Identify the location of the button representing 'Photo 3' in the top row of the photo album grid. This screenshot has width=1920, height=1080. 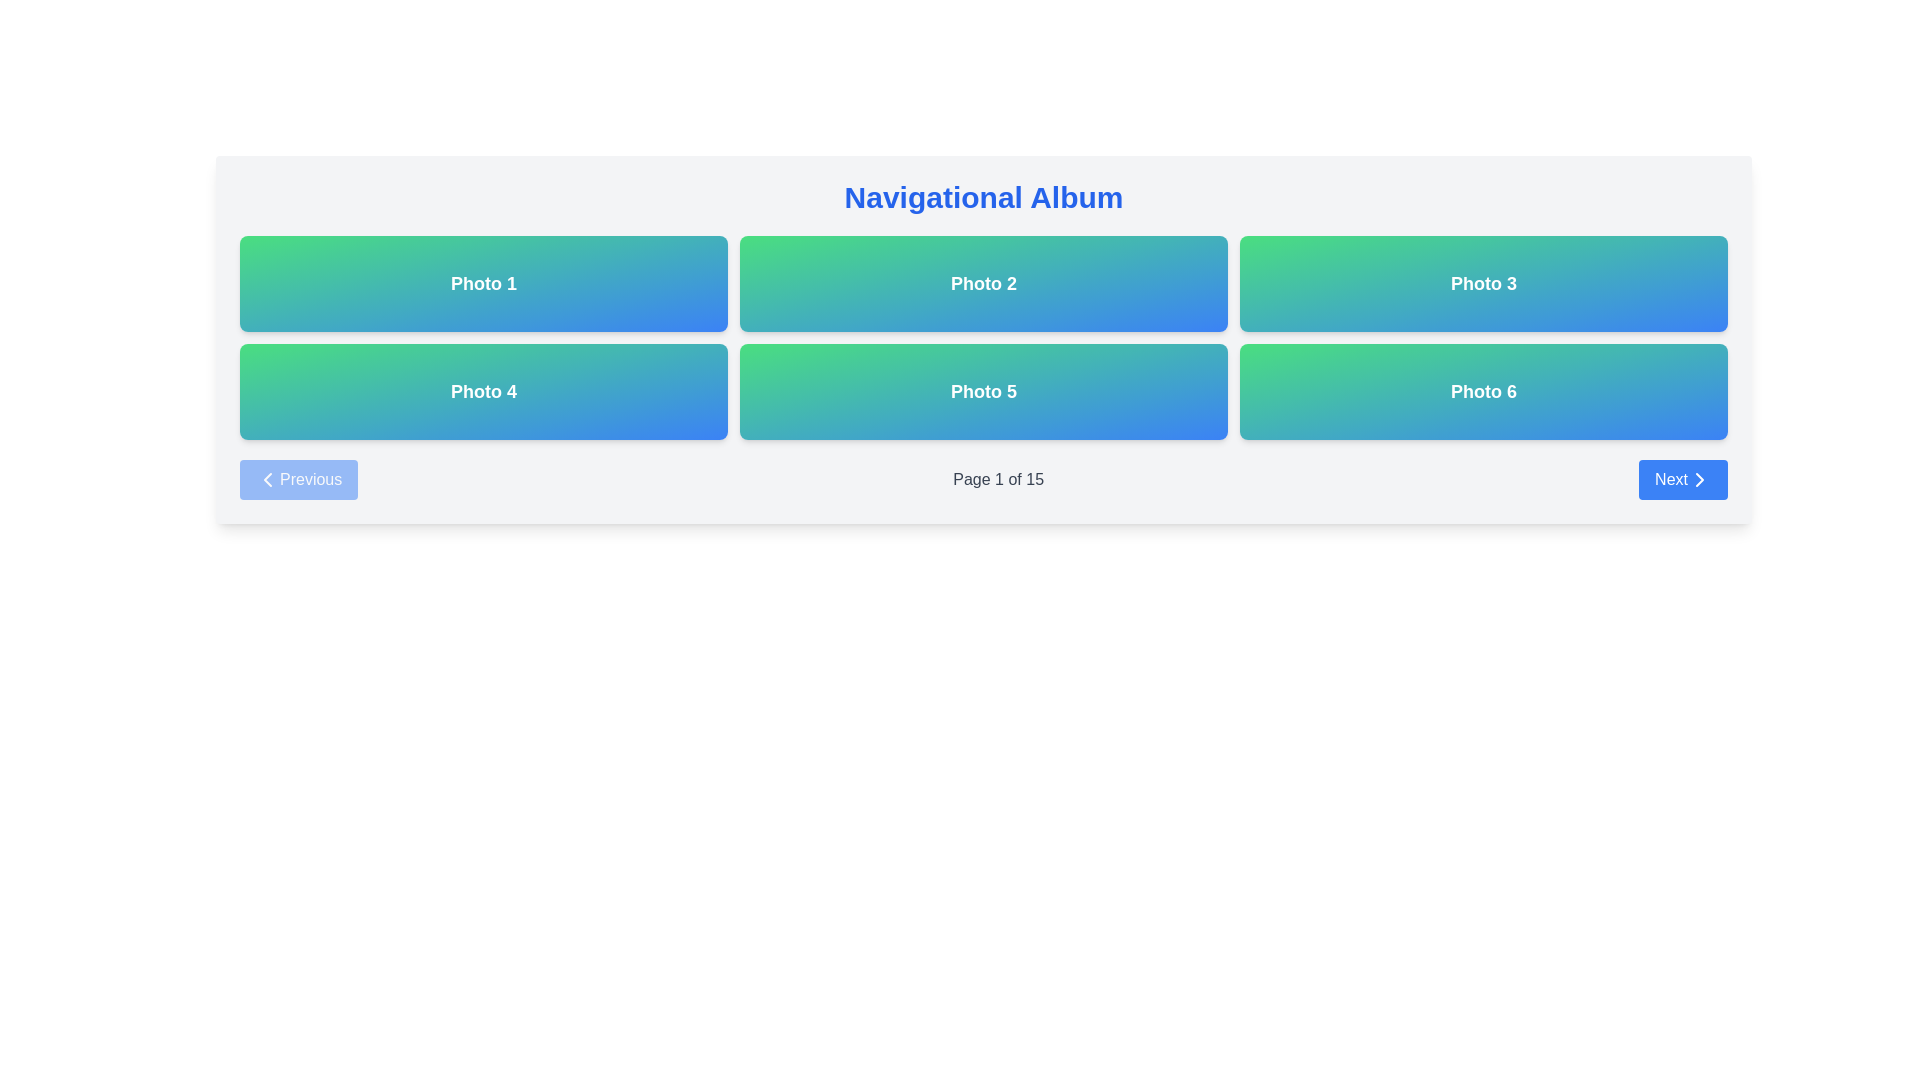
(1483, 284).